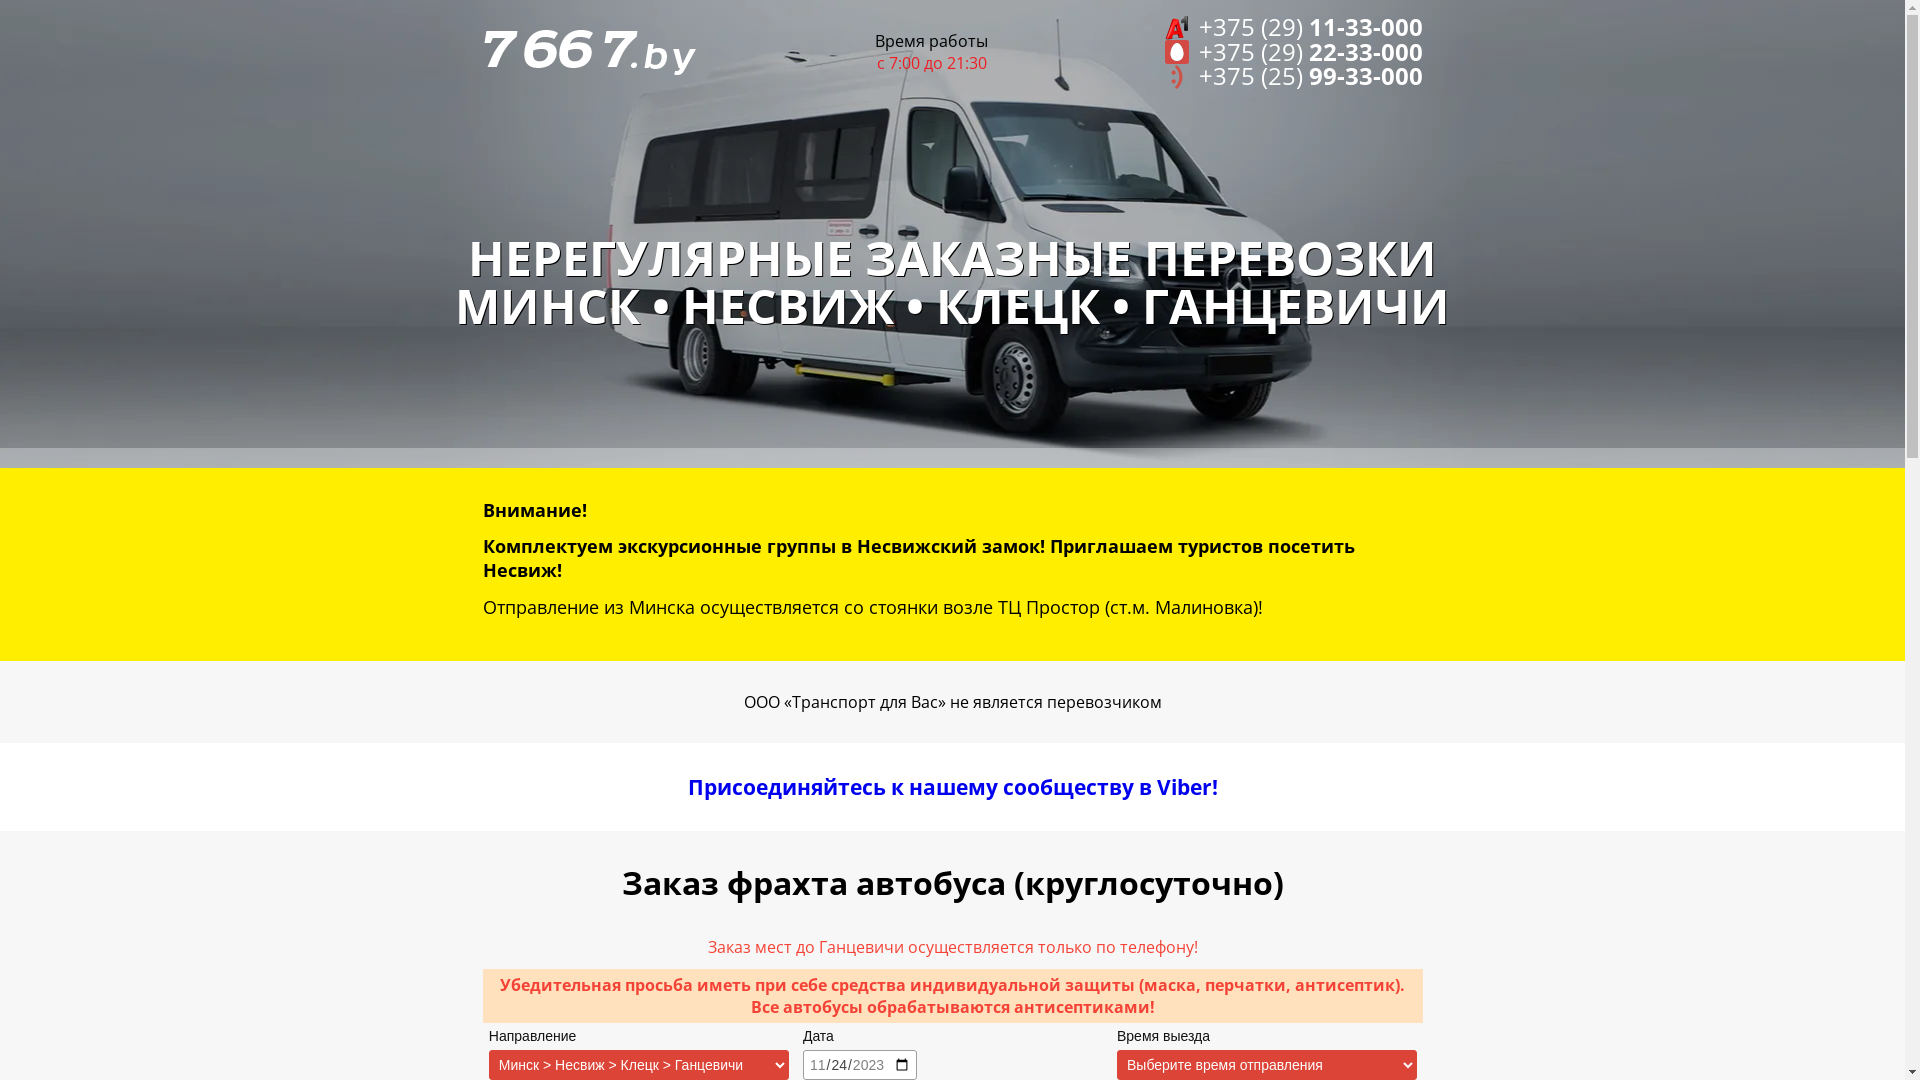  Describe the element at coordinates (1294, 27) in the screenshot. I see `'+375 (29) 11-33-000'` at that location.